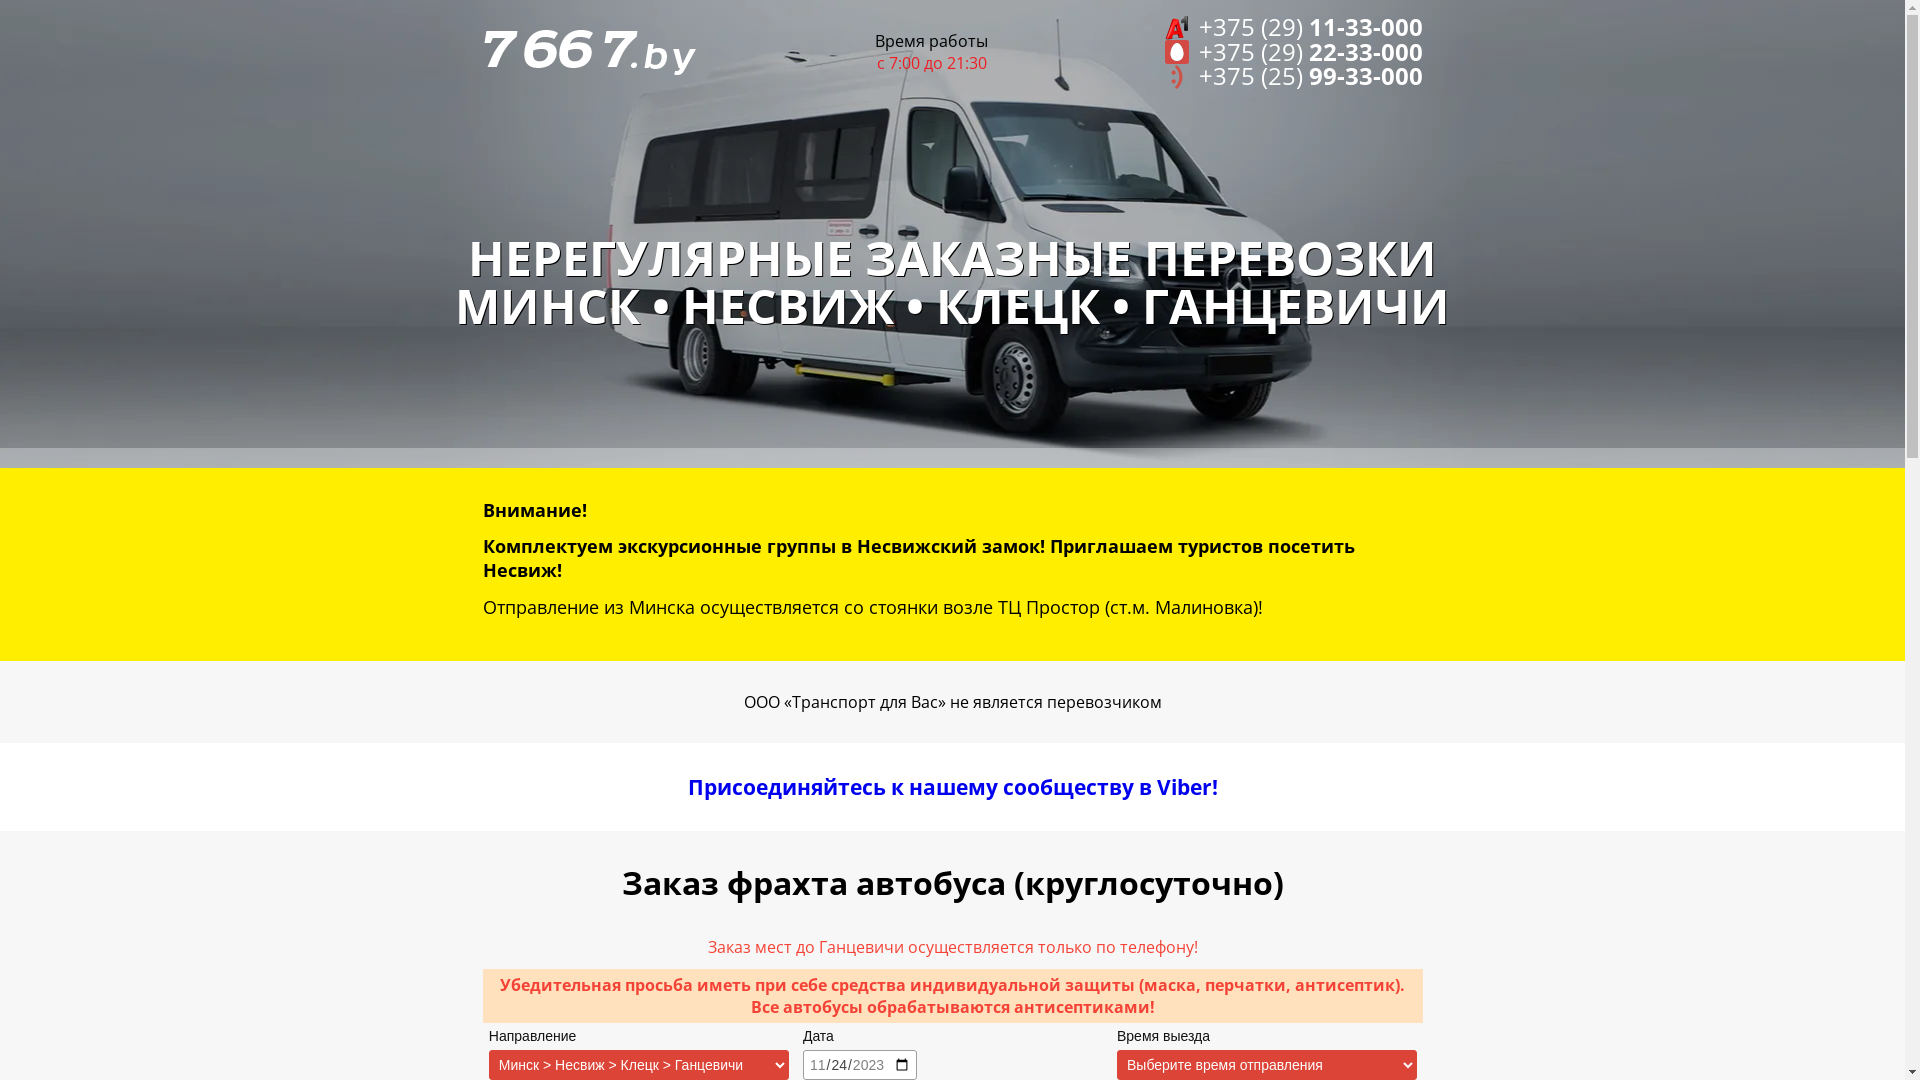  Describe the element at coordinates (1294, 27) in the screenshot. I see `'+375 (29) 11-33-000'` at that location.